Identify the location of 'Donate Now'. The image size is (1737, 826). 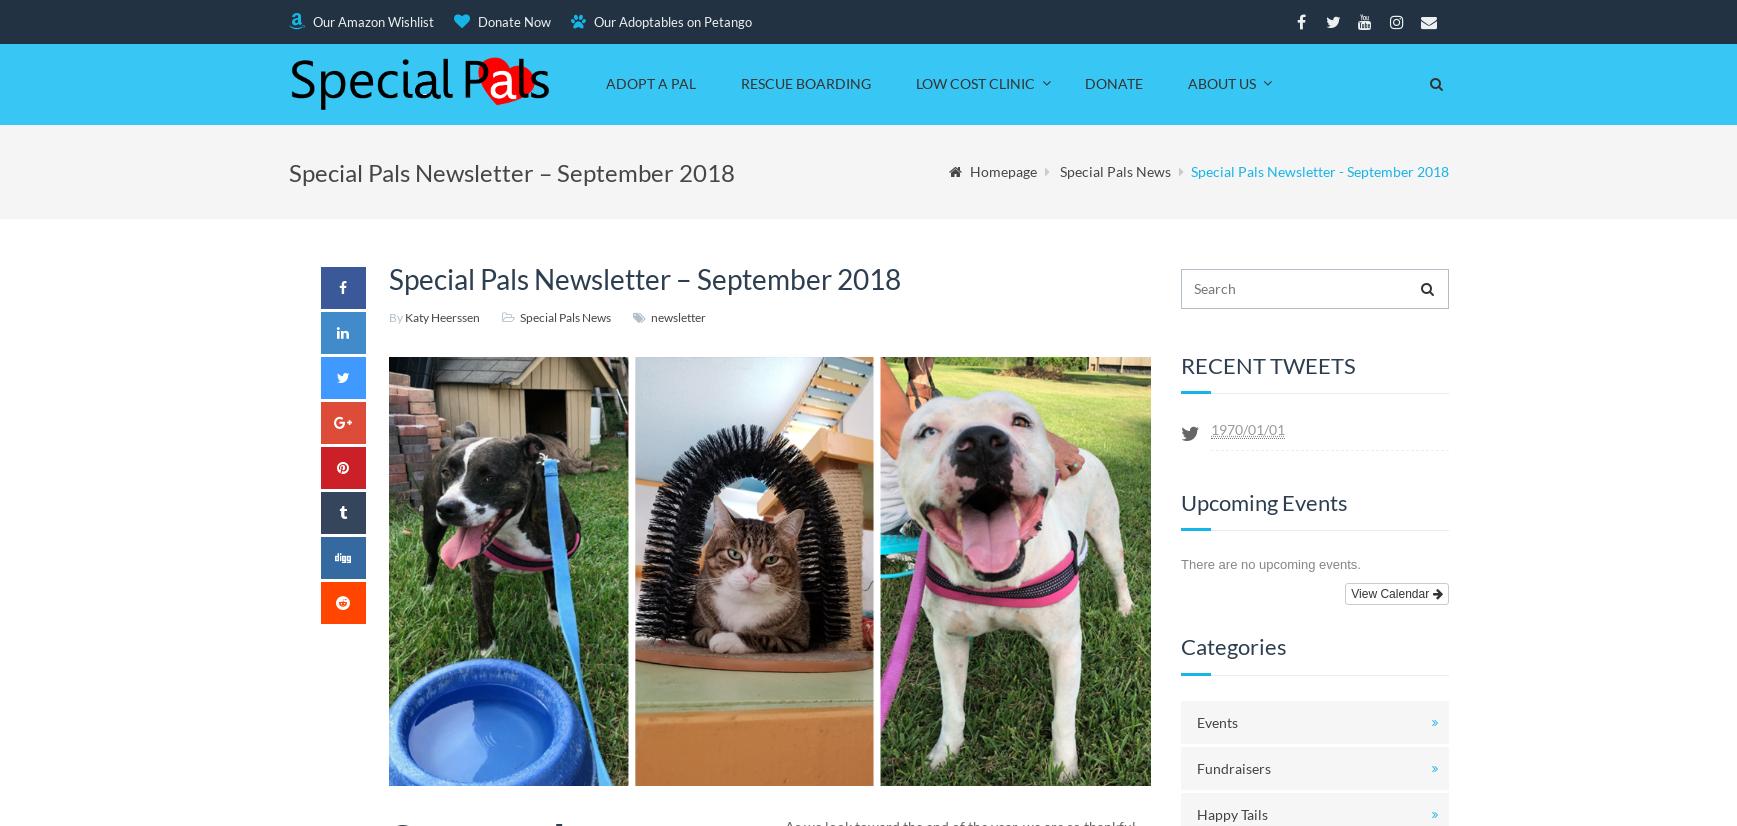
(511, 21).